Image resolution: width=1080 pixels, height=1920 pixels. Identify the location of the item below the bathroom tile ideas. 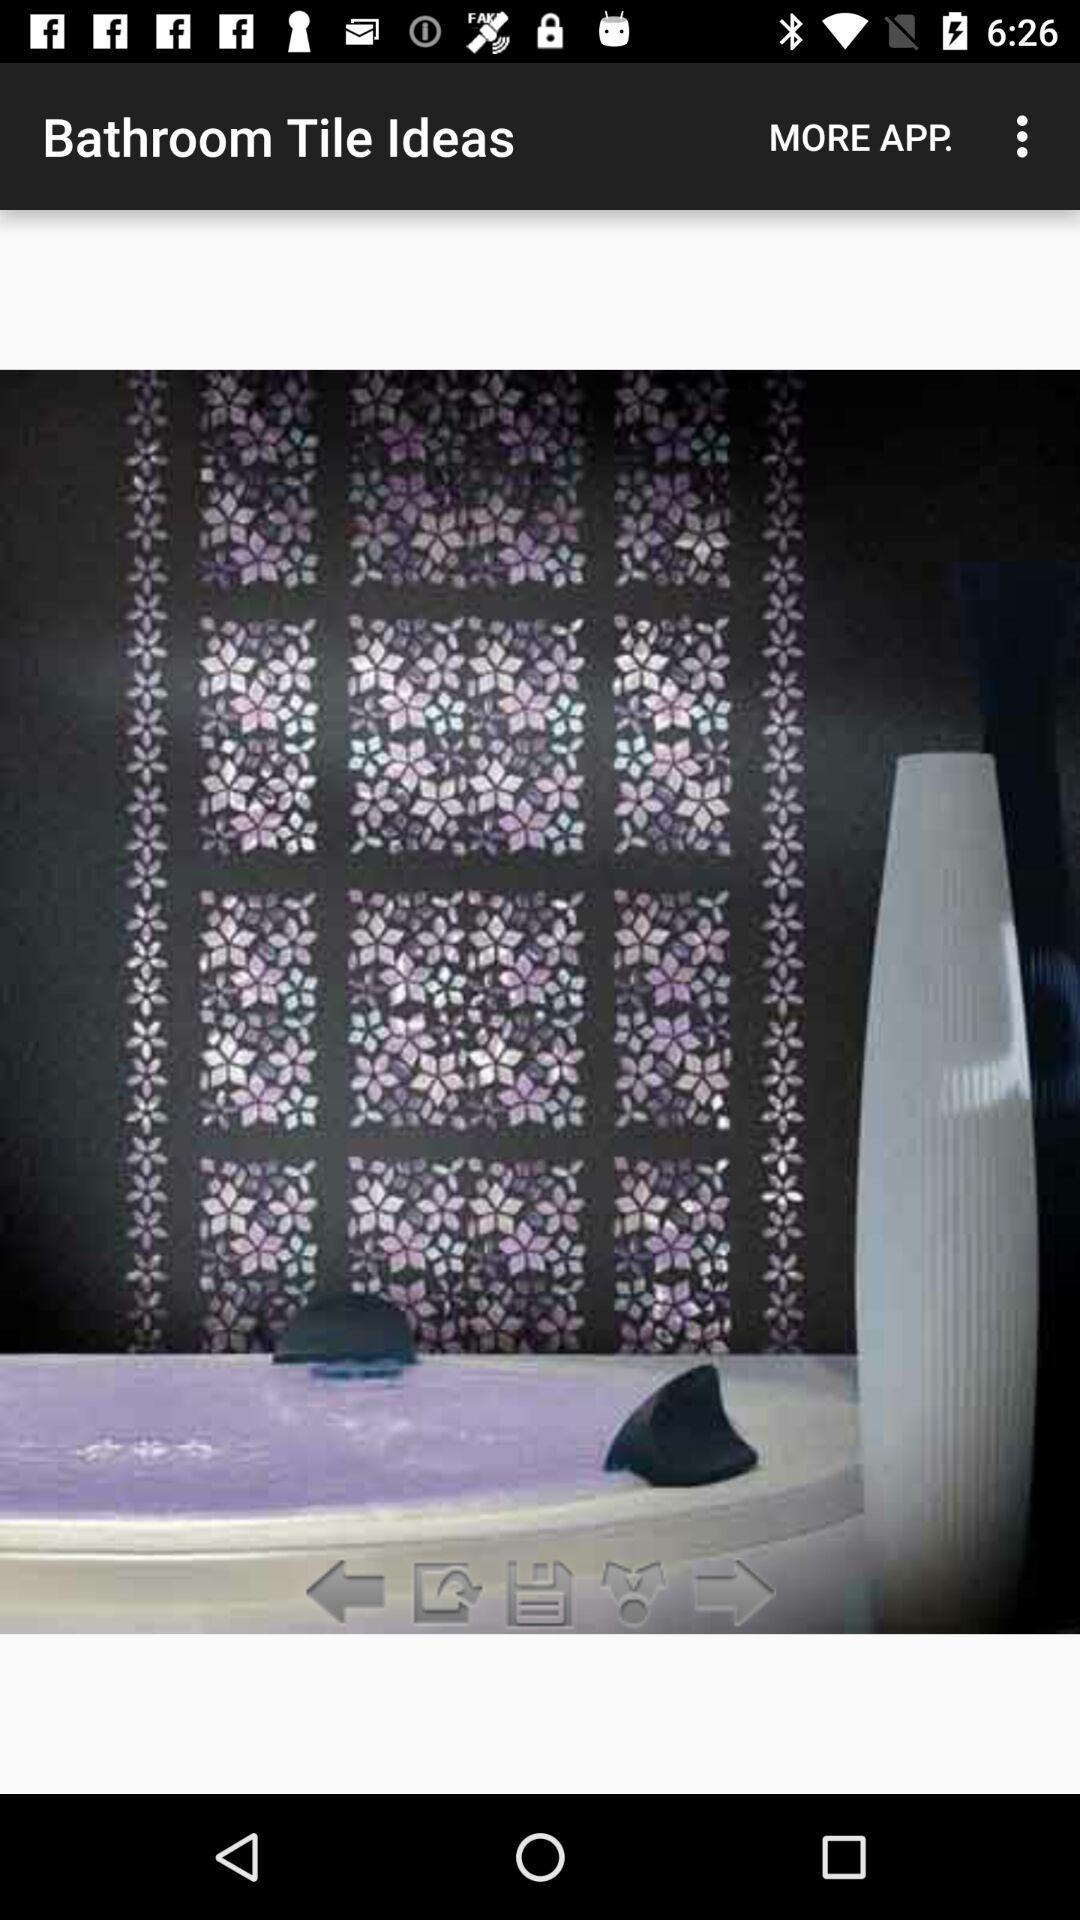
(540, 1593).